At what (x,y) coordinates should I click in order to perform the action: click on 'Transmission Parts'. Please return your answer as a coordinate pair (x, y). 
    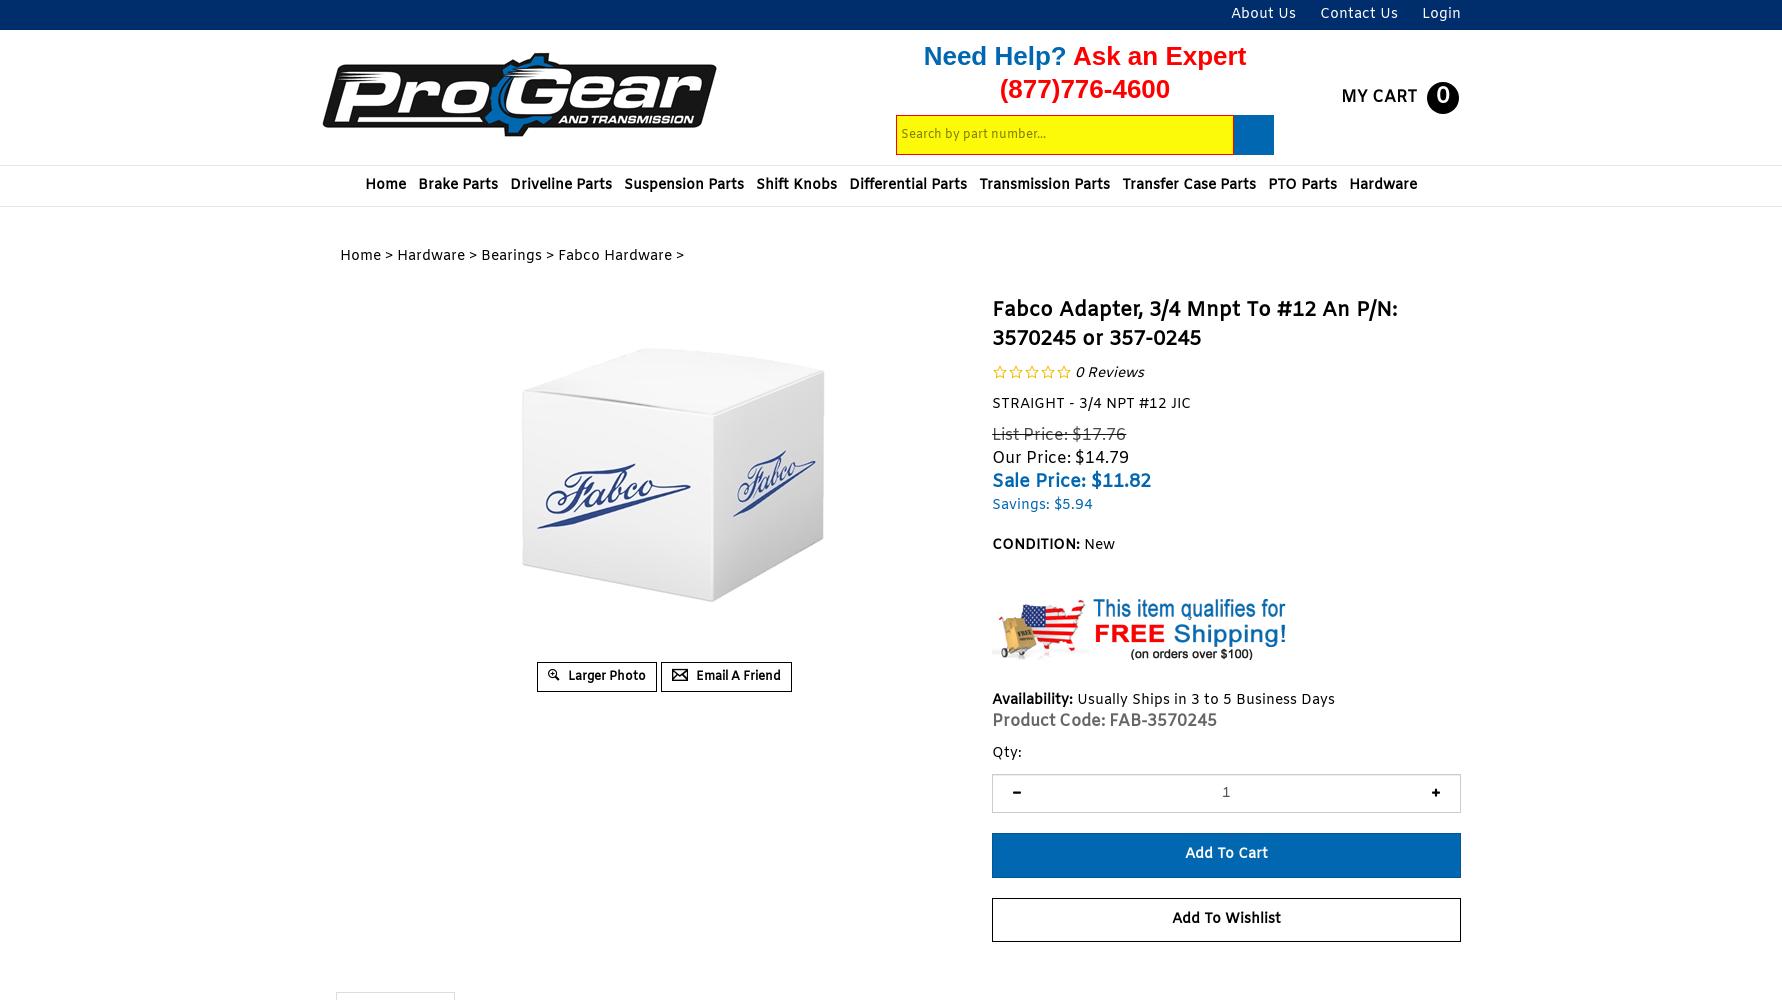
    Looking at the image, I should click on (1043, 185).